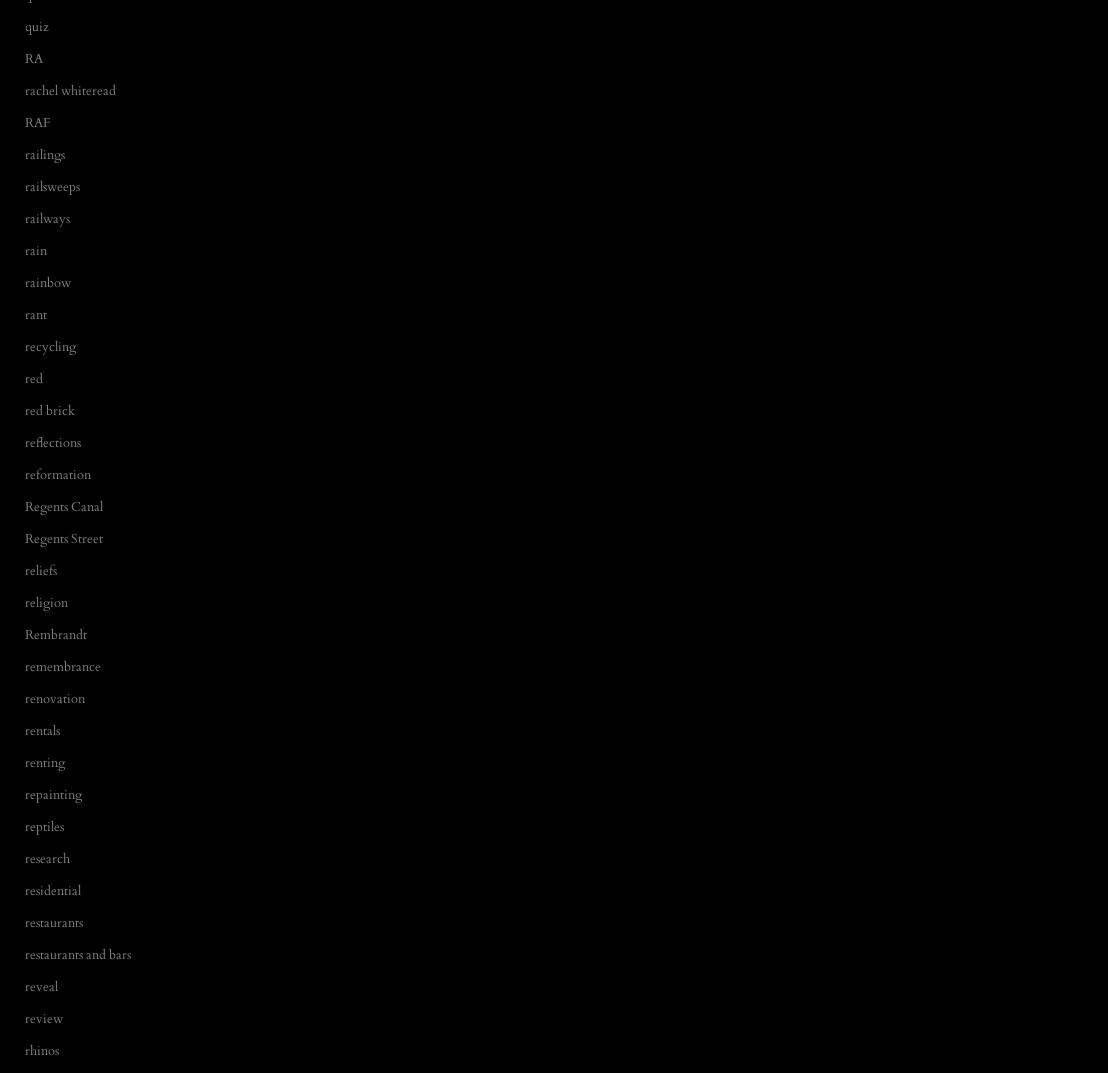  I want to click on 'RAF', so click(25, 121).